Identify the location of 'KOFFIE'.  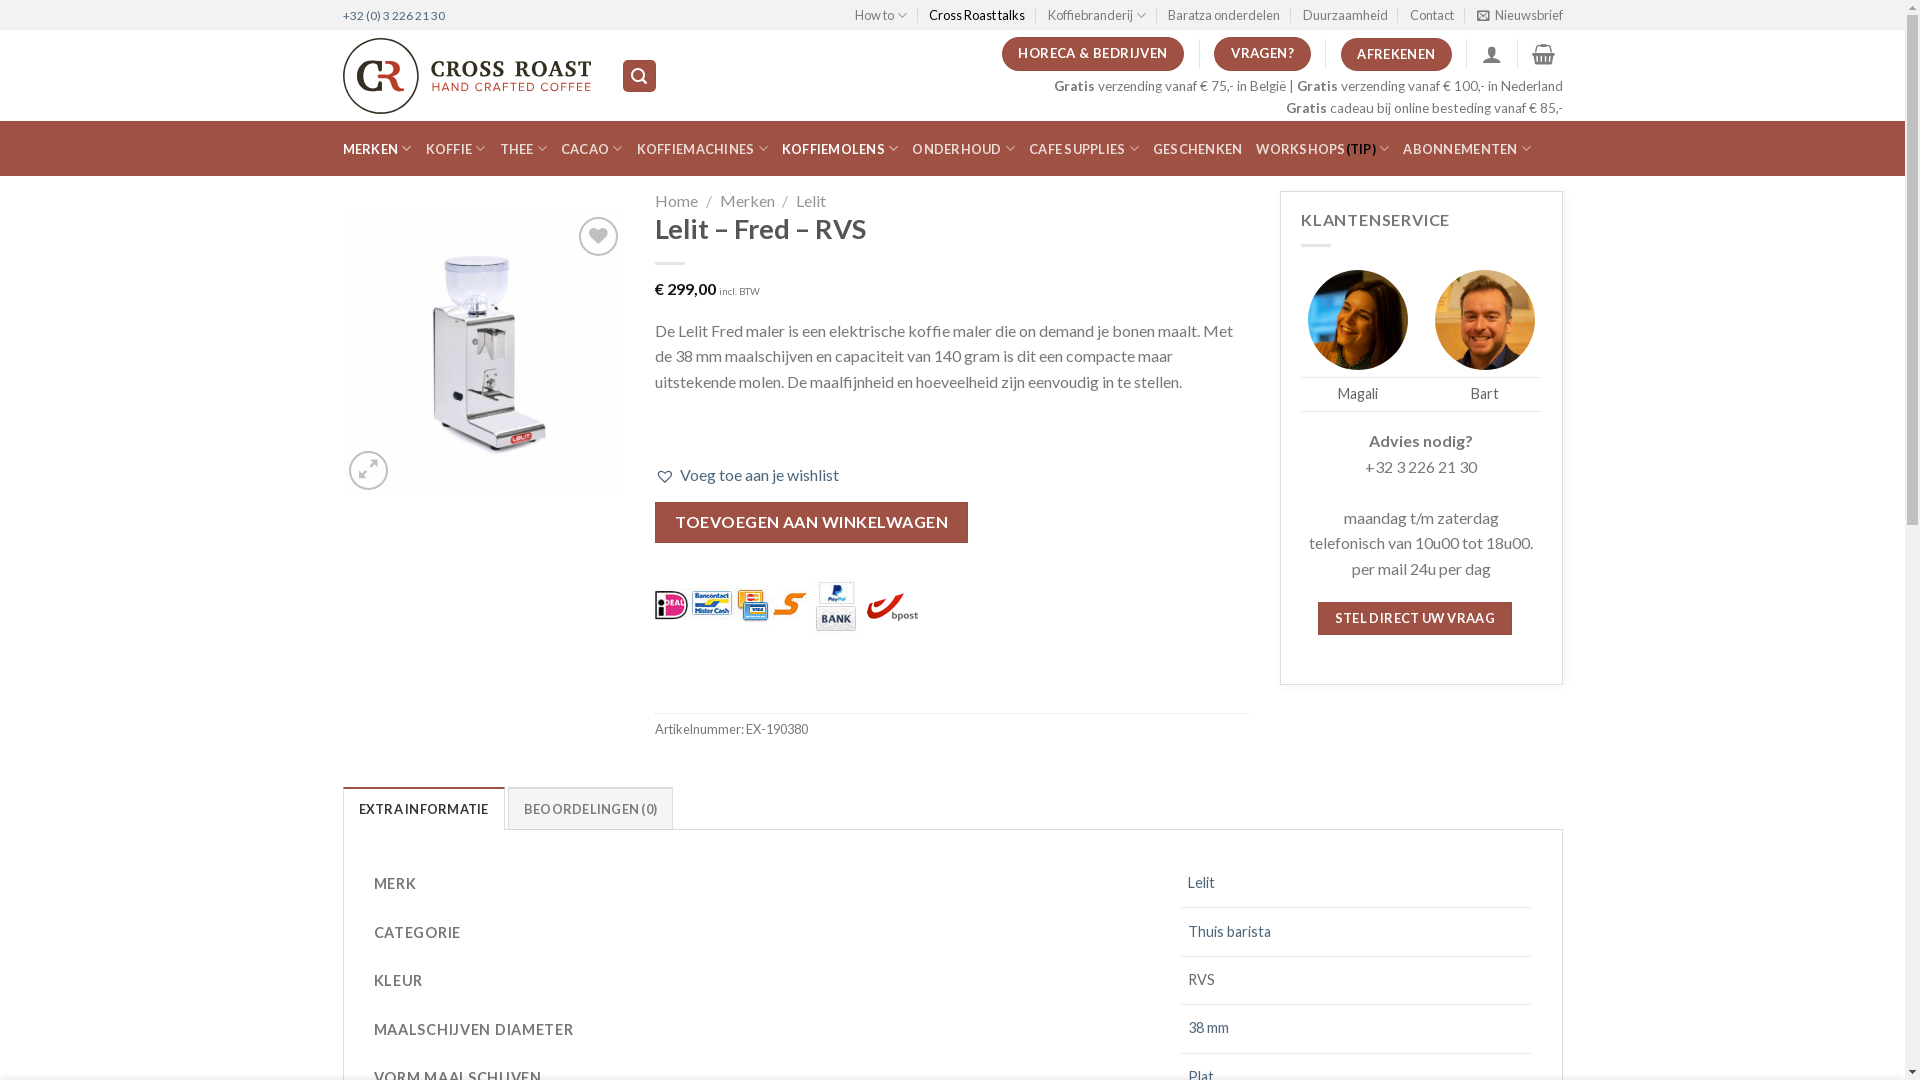
(455, 148).